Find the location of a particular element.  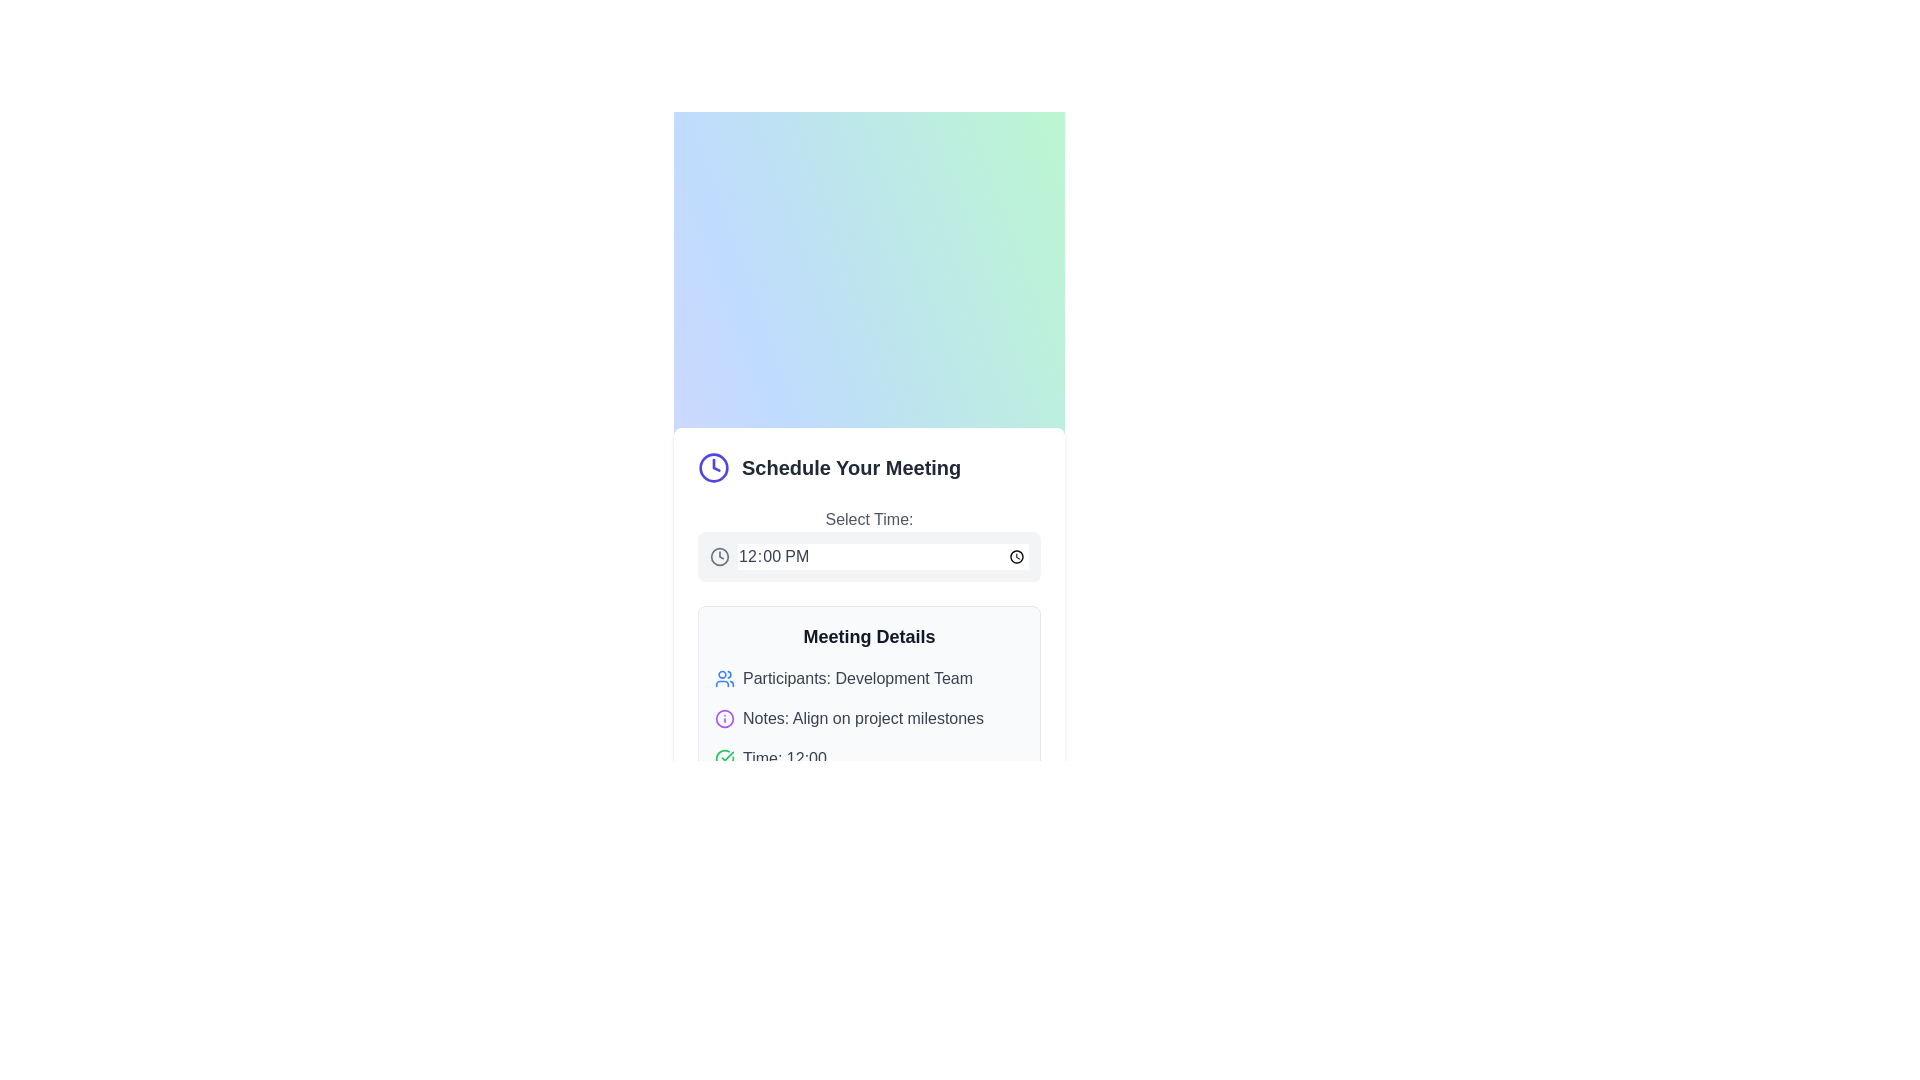

the Time input field with a light gray background and clock icons is located at coordinates (869, 556).